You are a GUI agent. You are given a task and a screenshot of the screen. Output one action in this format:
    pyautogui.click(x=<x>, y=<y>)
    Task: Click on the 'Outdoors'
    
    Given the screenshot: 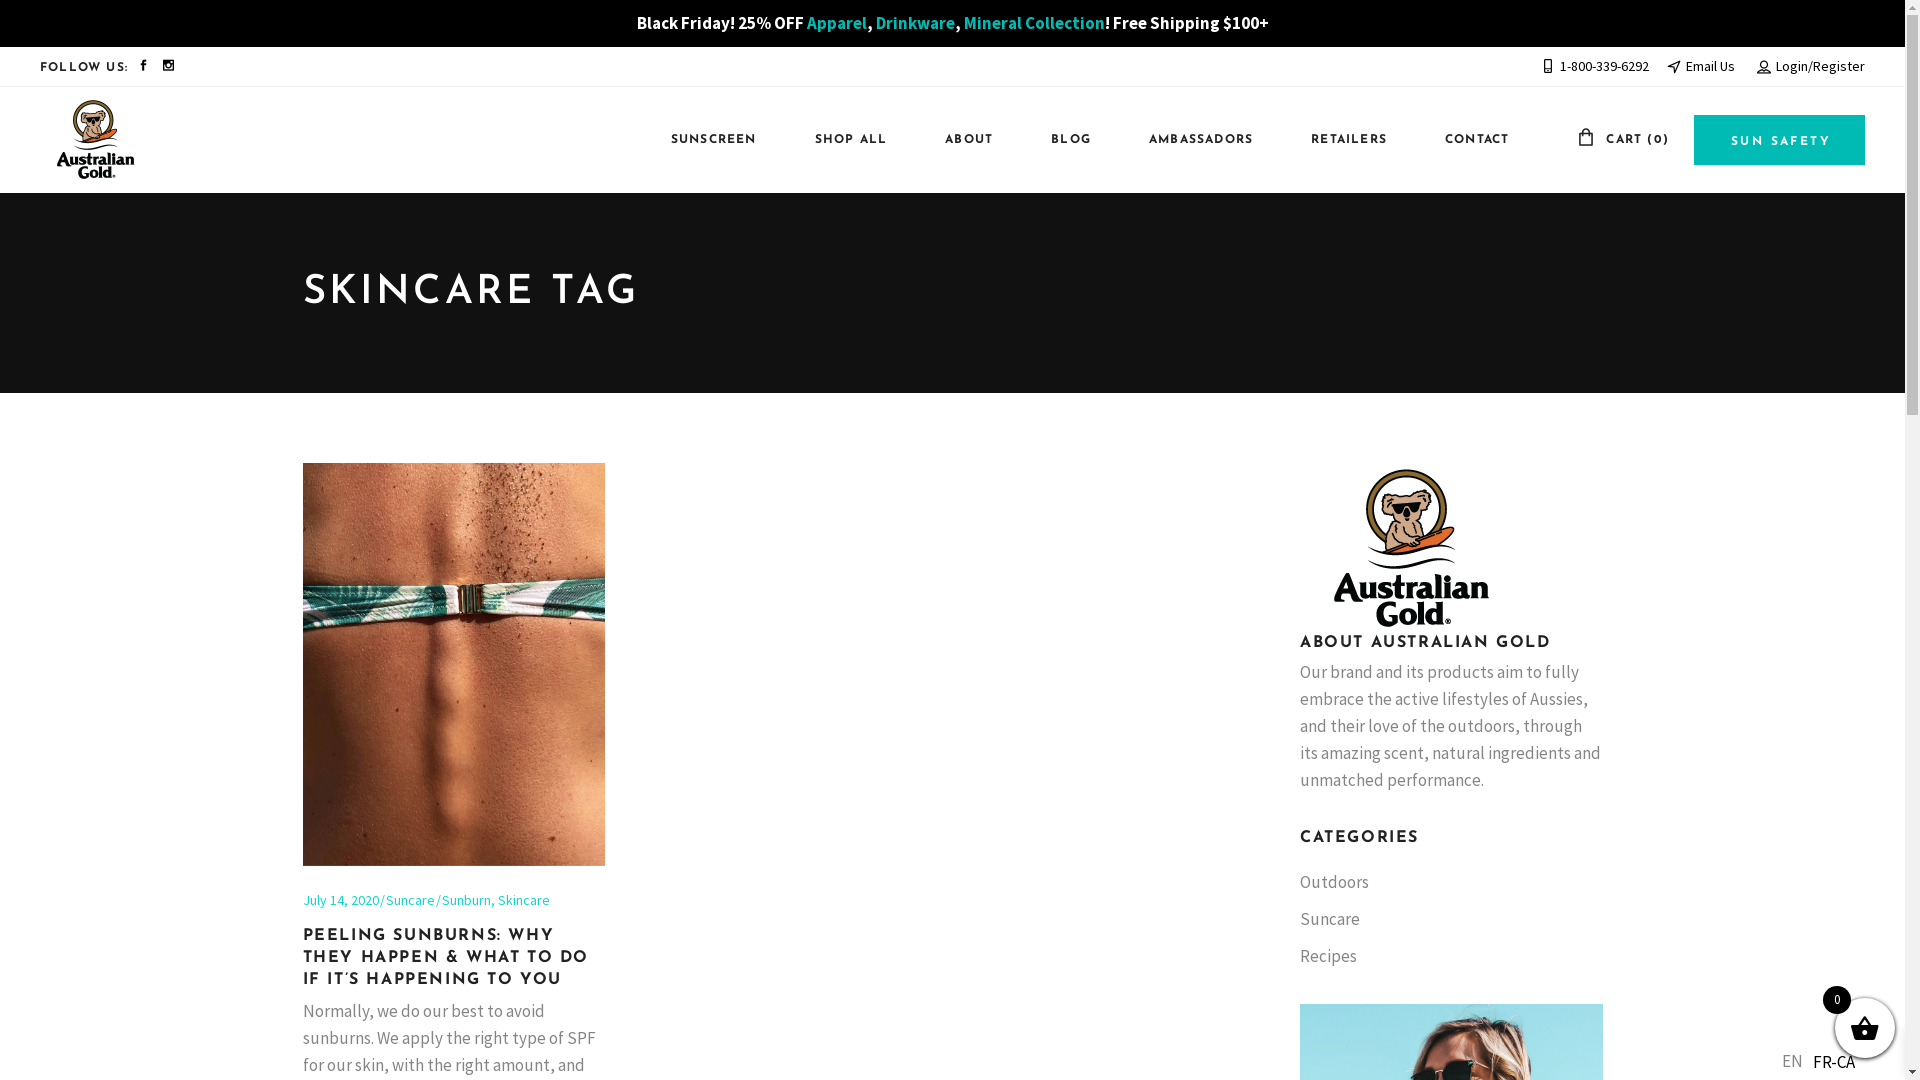 What is the action you would take?
    pyautogui.click(x=1334, y=881)
    